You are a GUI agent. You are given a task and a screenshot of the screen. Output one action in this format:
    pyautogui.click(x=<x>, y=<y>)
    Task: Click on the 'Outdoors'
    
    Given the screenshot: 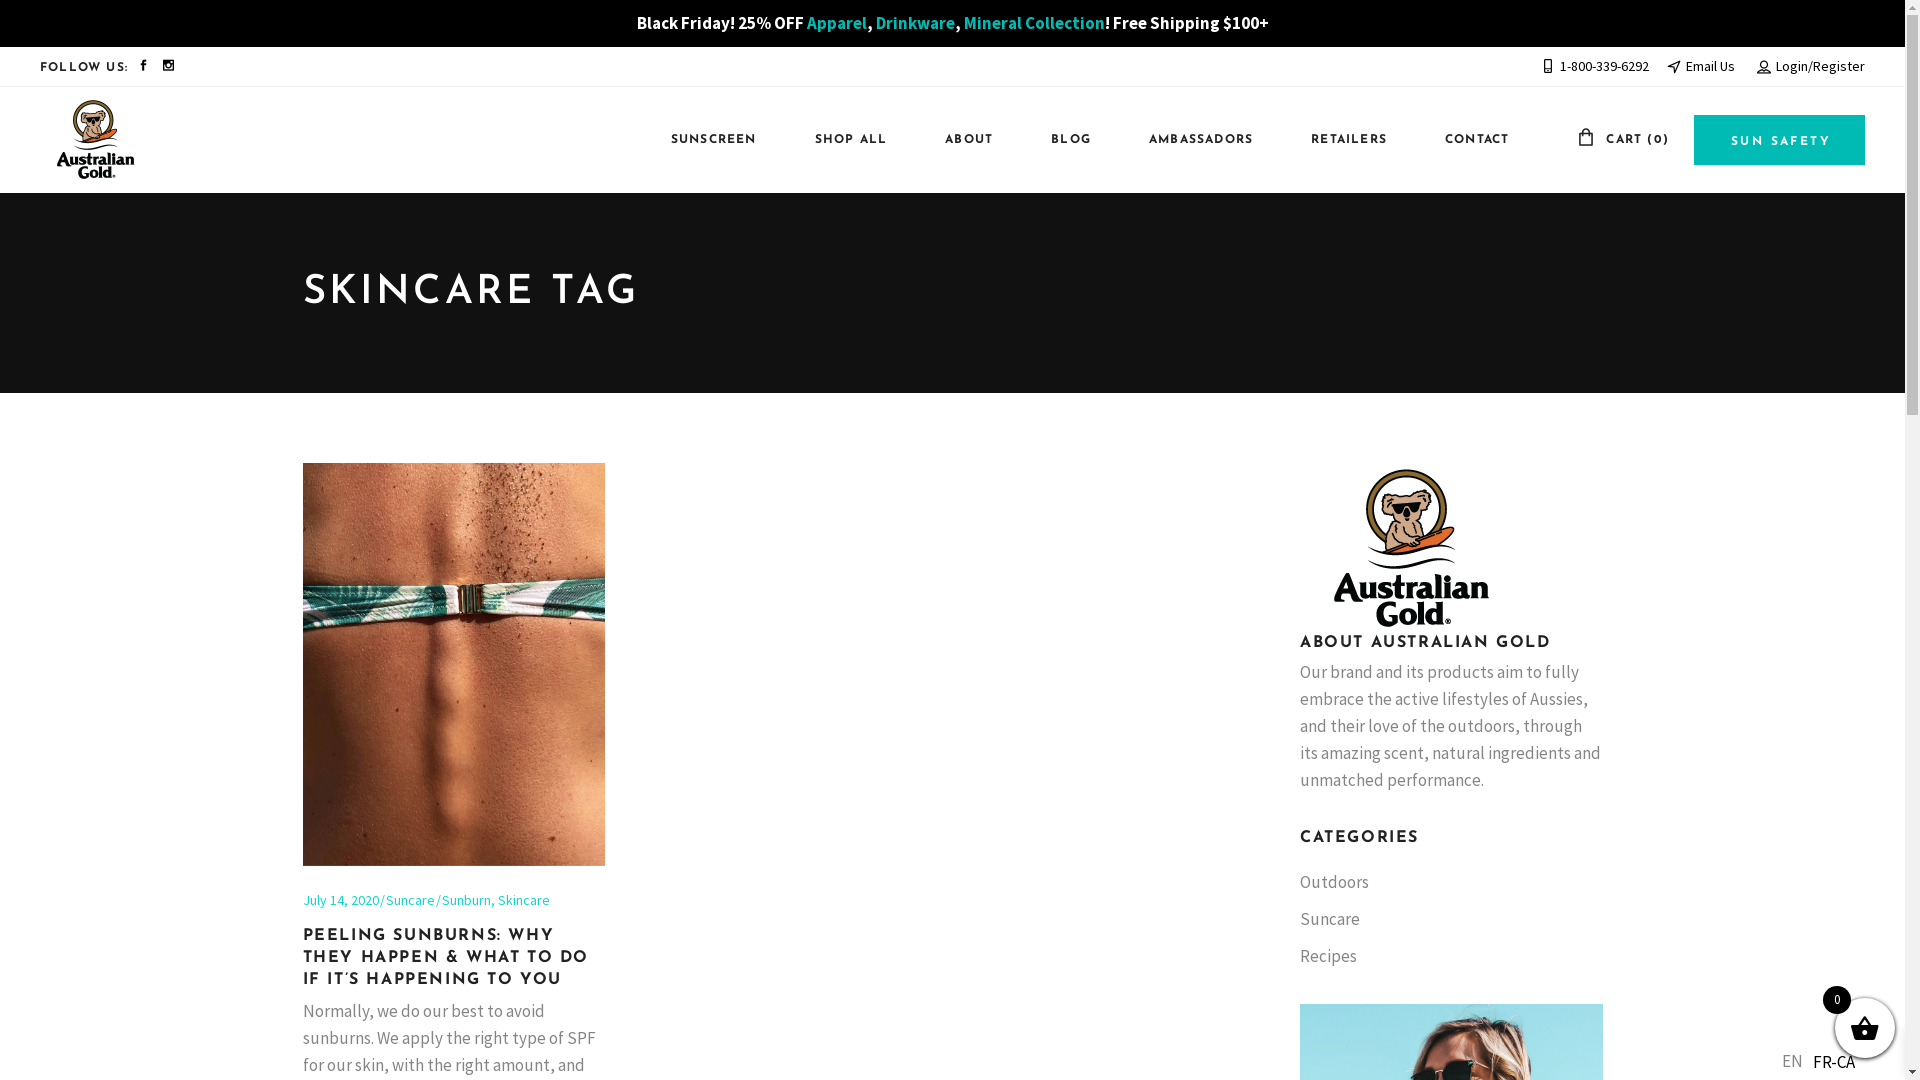 What is the action you would take?
    pyautogui.click(x=1334, y=881)
    